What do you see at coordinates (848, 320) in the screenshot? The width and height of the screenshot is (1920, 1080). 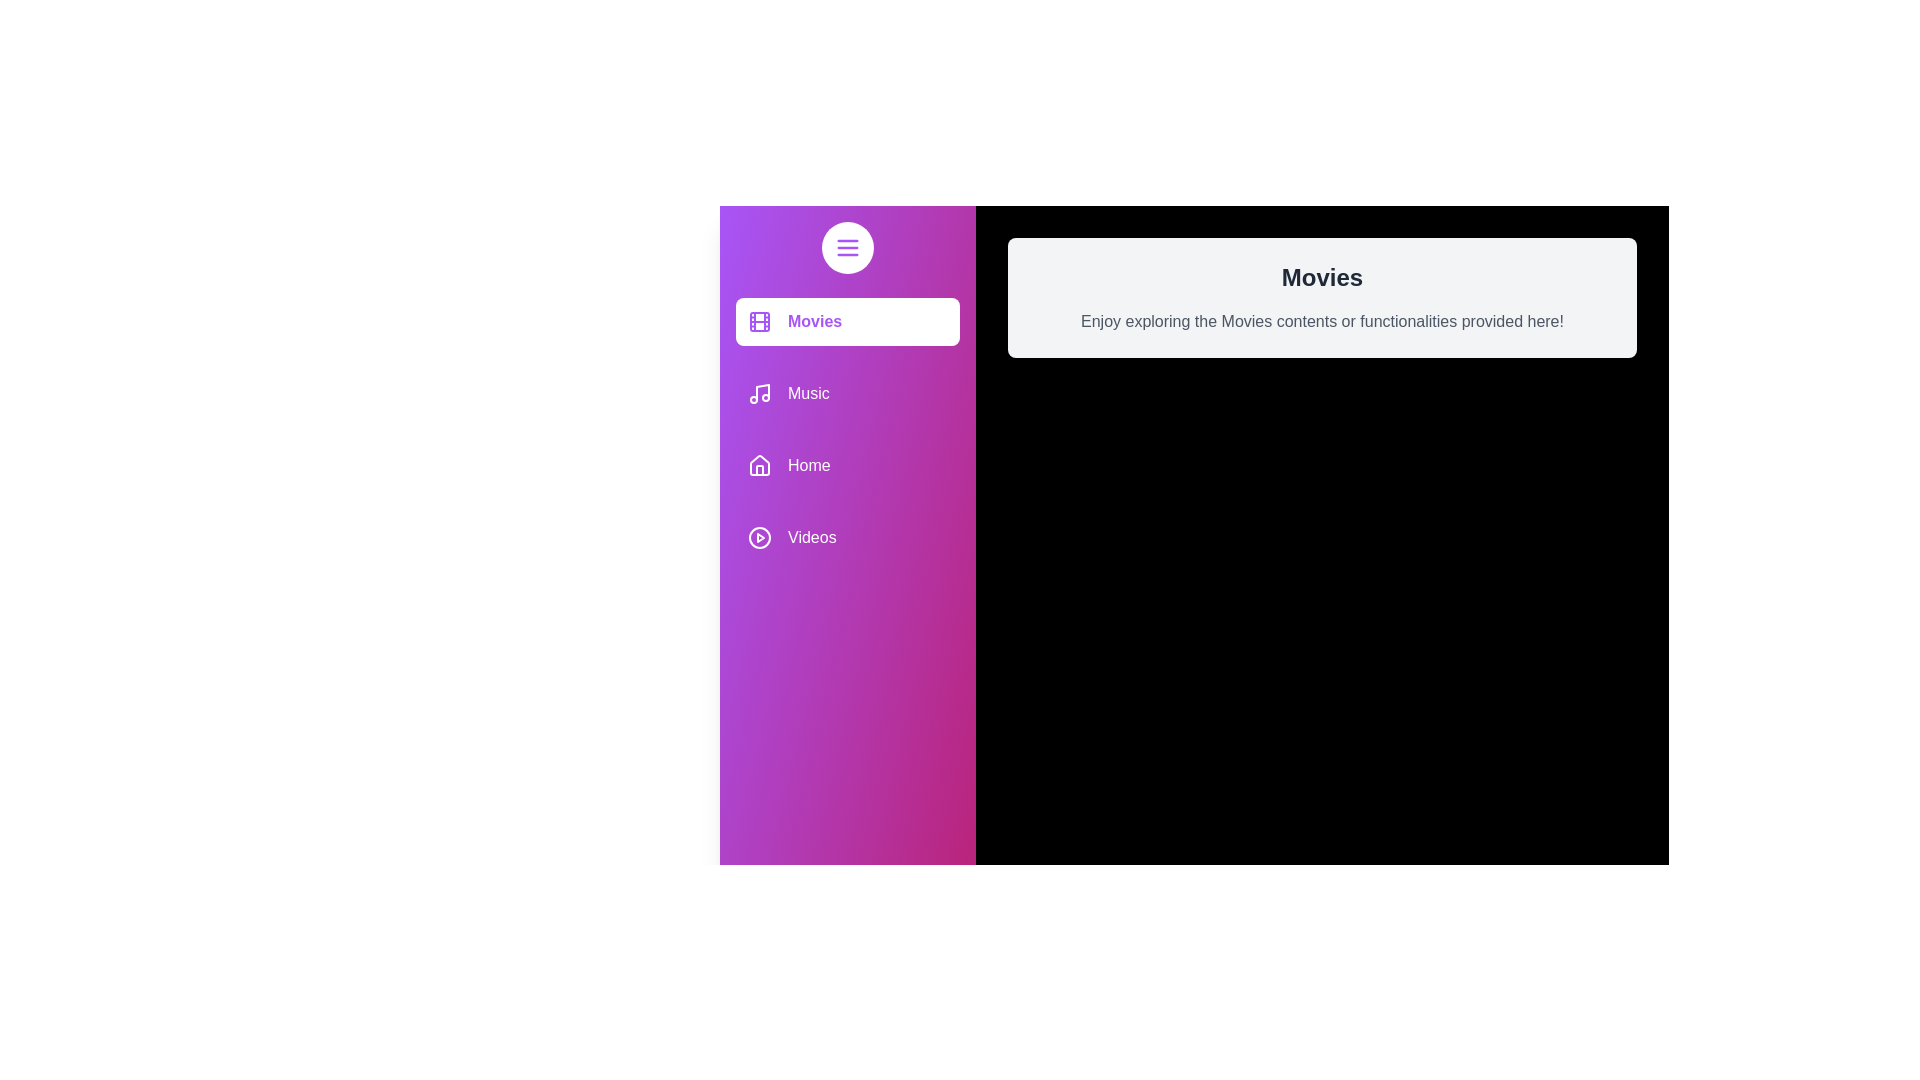 I see `the media category item Movies to receive feedback` at bounding box center [848, 320].